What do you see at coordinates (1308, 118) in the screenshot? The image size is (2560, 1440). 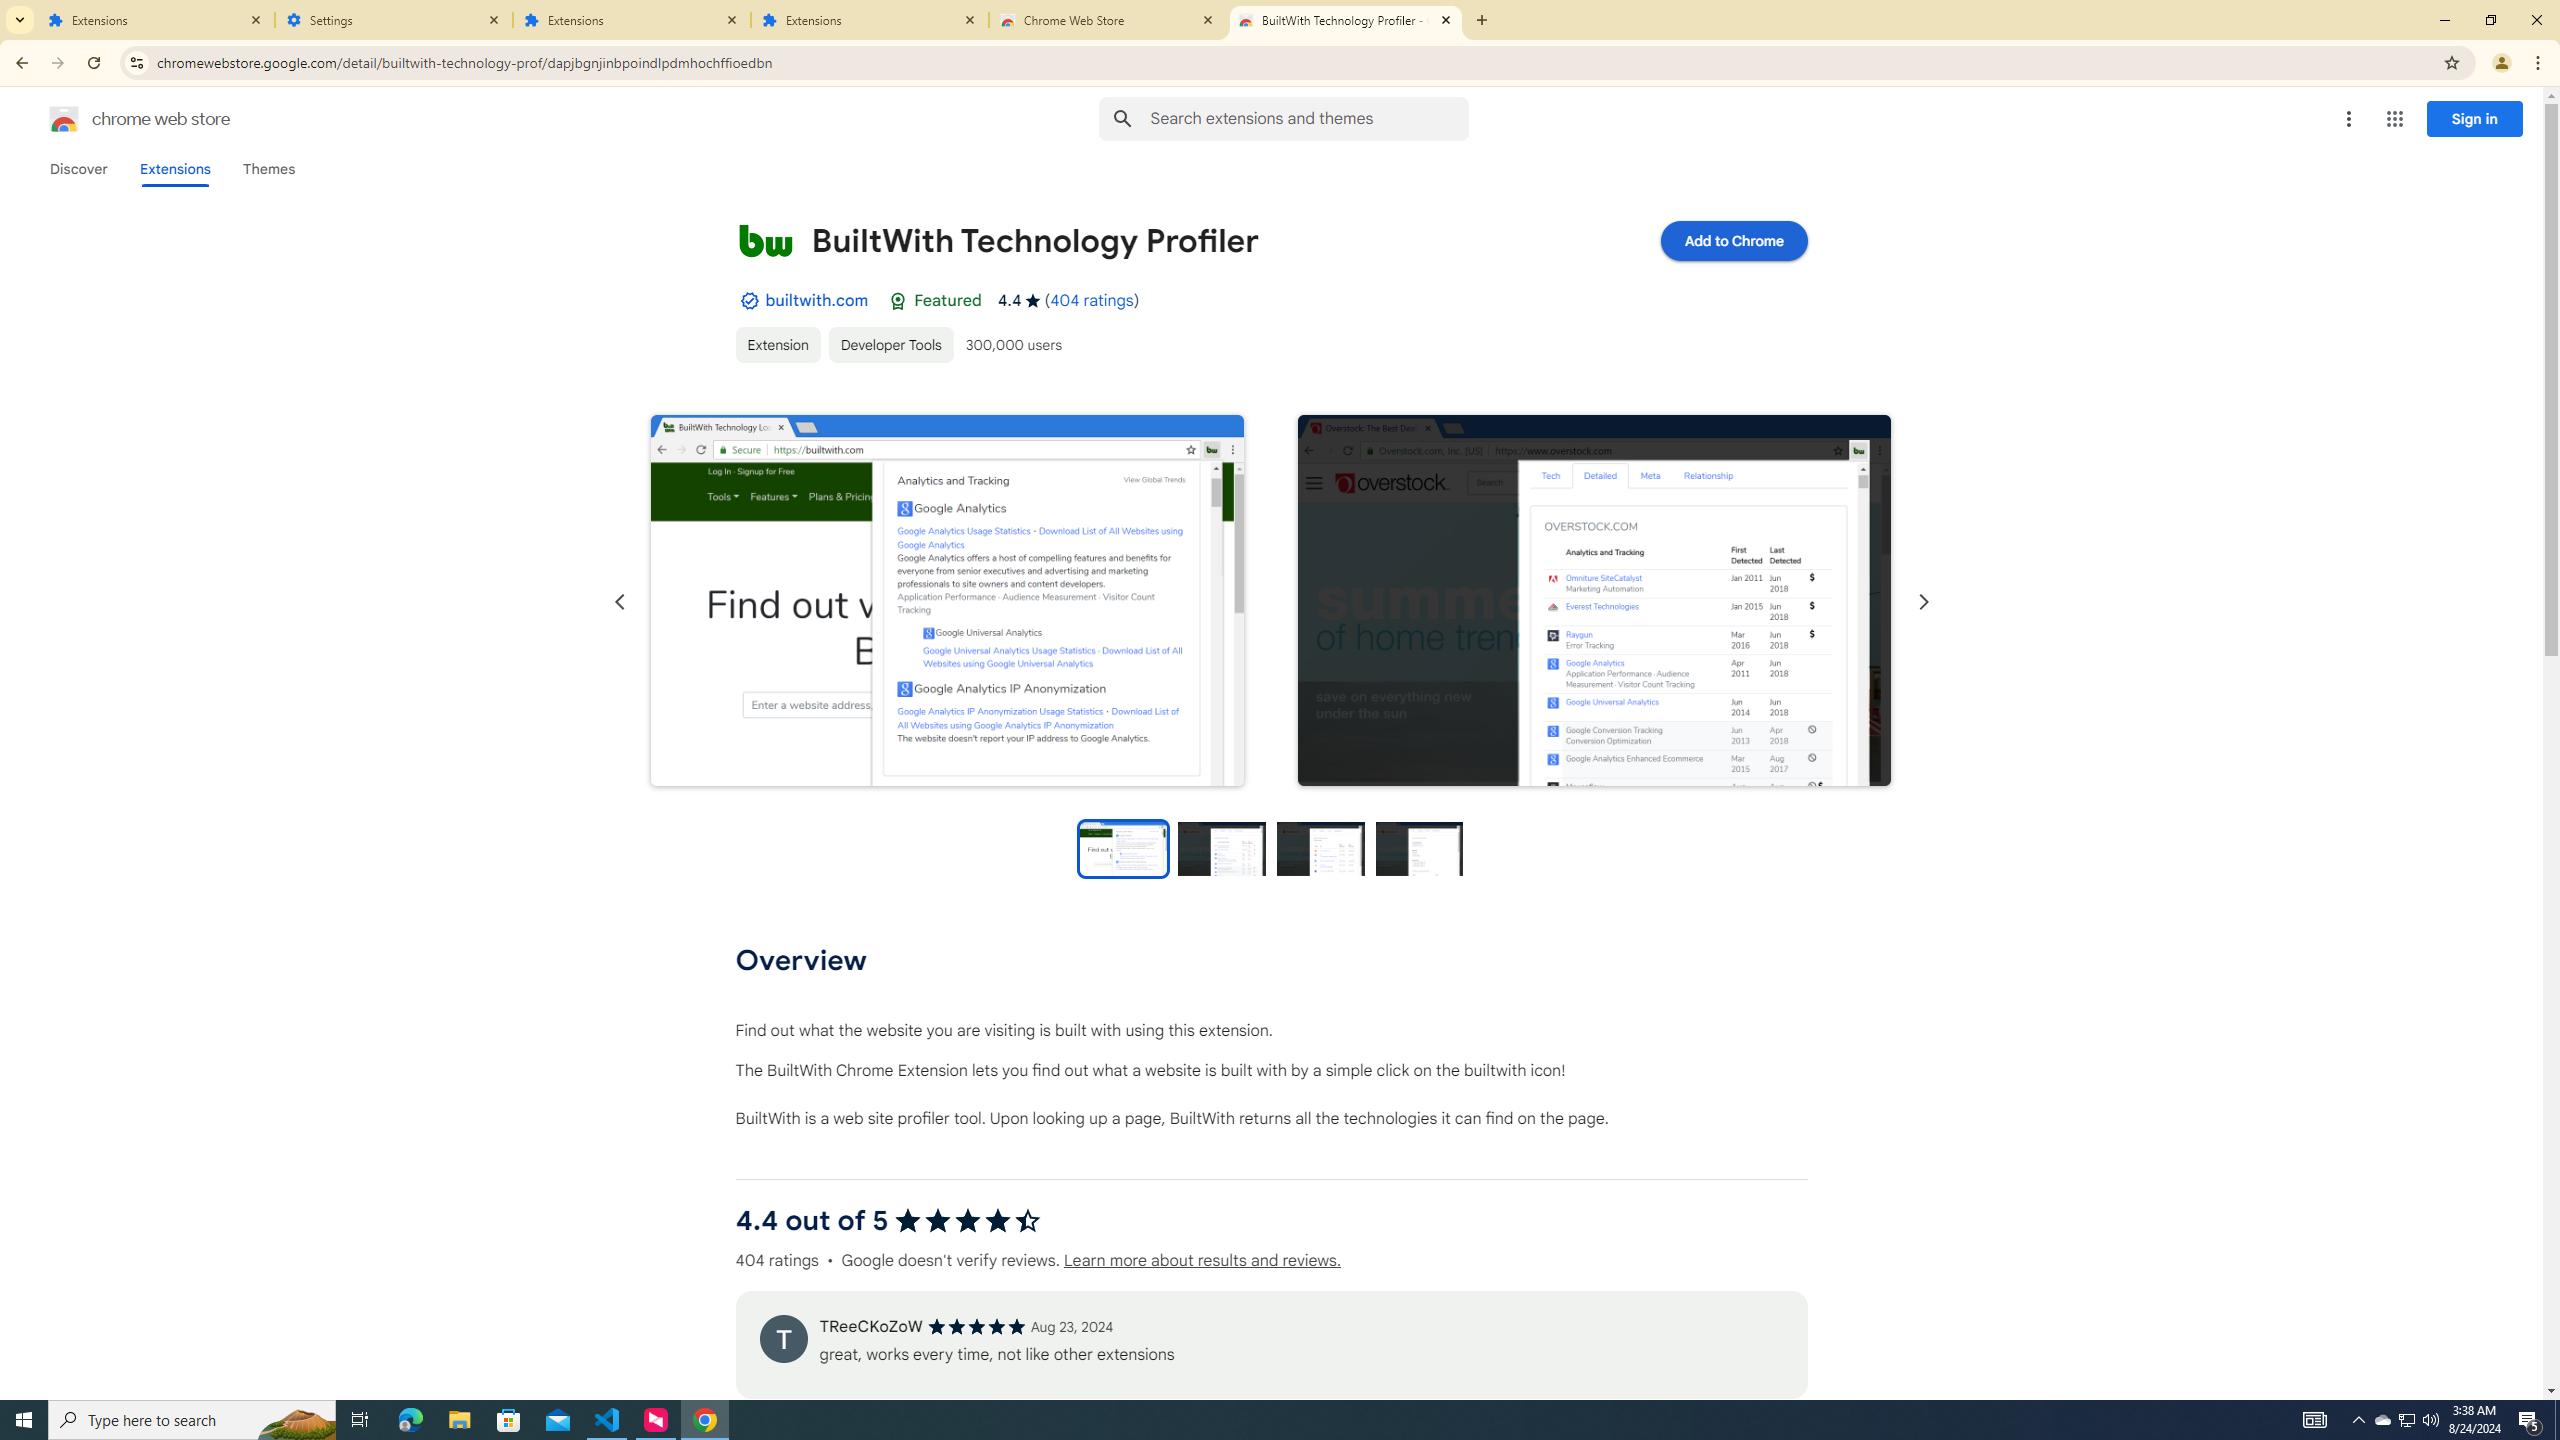 I see `'Search input'` at bounding box center [1308, 118].